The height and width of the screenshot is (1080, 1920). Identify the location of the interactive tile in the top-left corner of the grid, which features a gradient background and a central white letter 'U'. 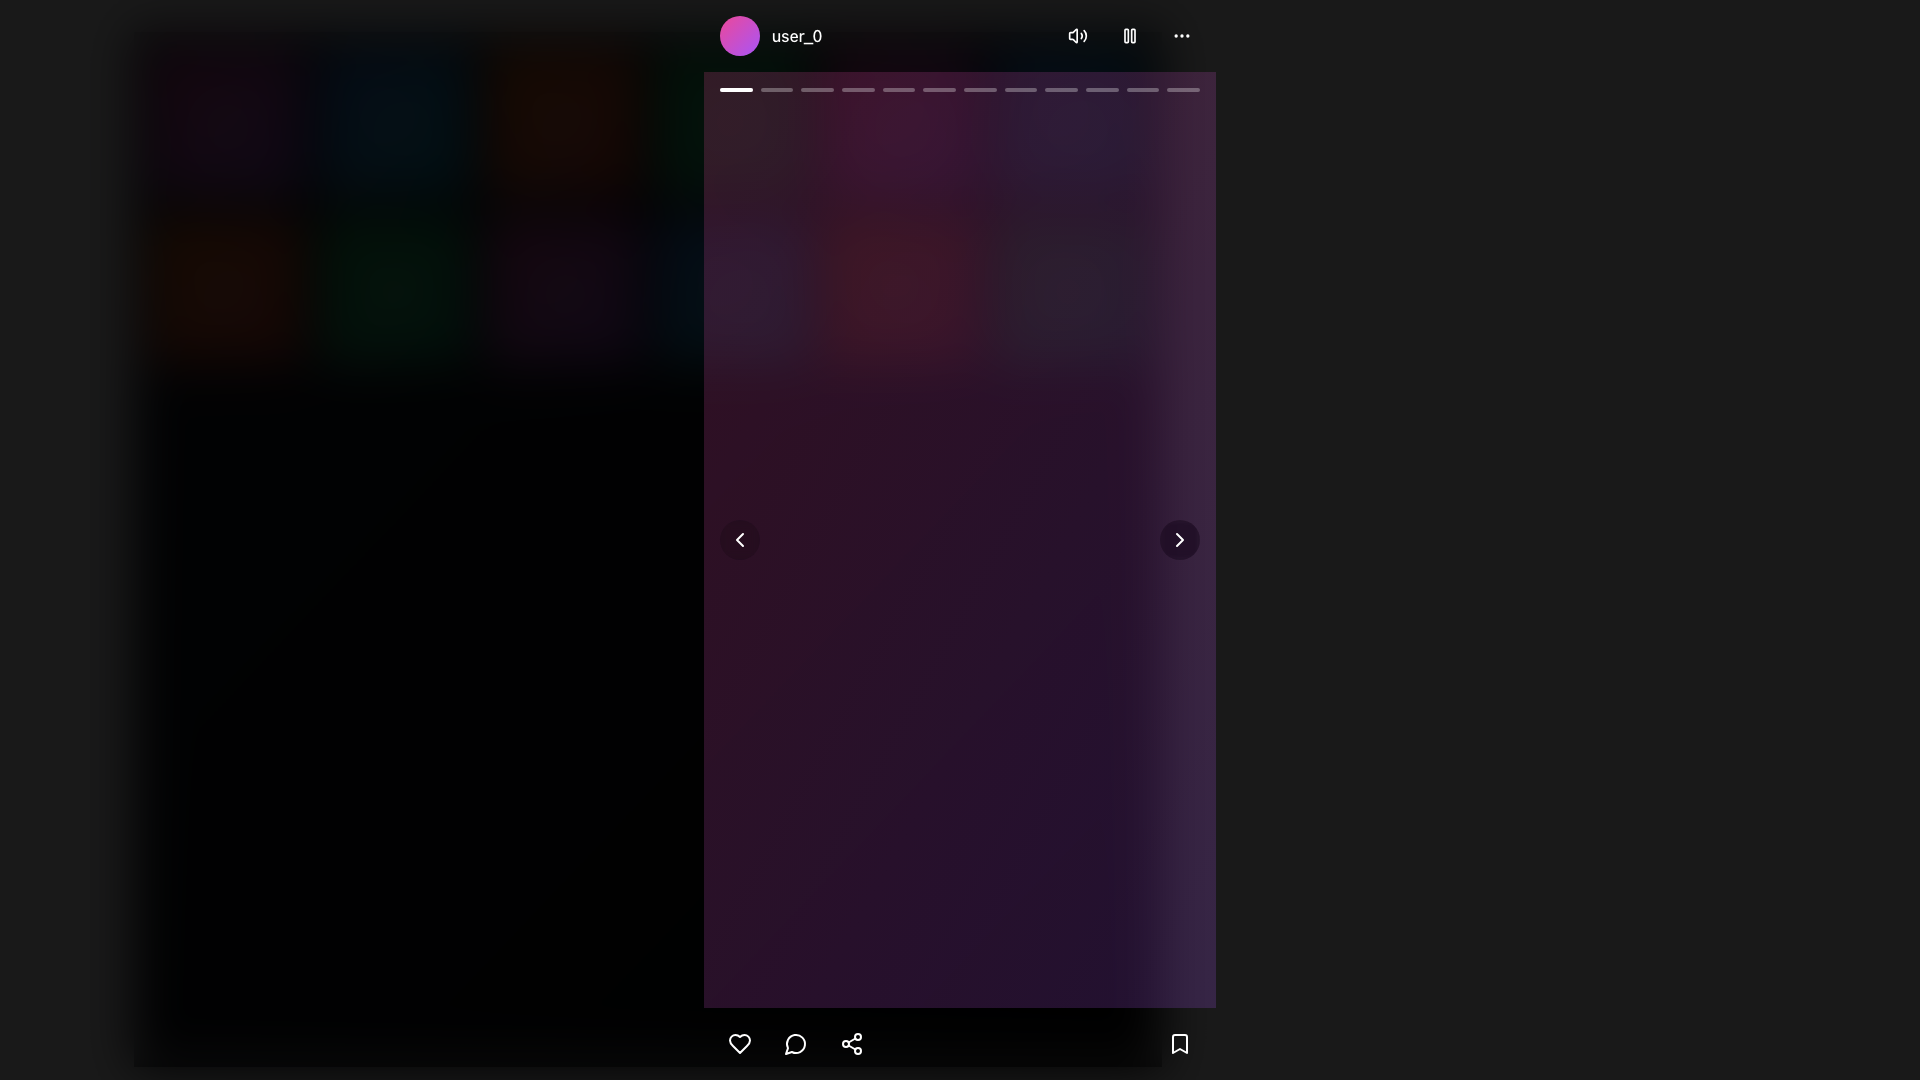
(226, 124).